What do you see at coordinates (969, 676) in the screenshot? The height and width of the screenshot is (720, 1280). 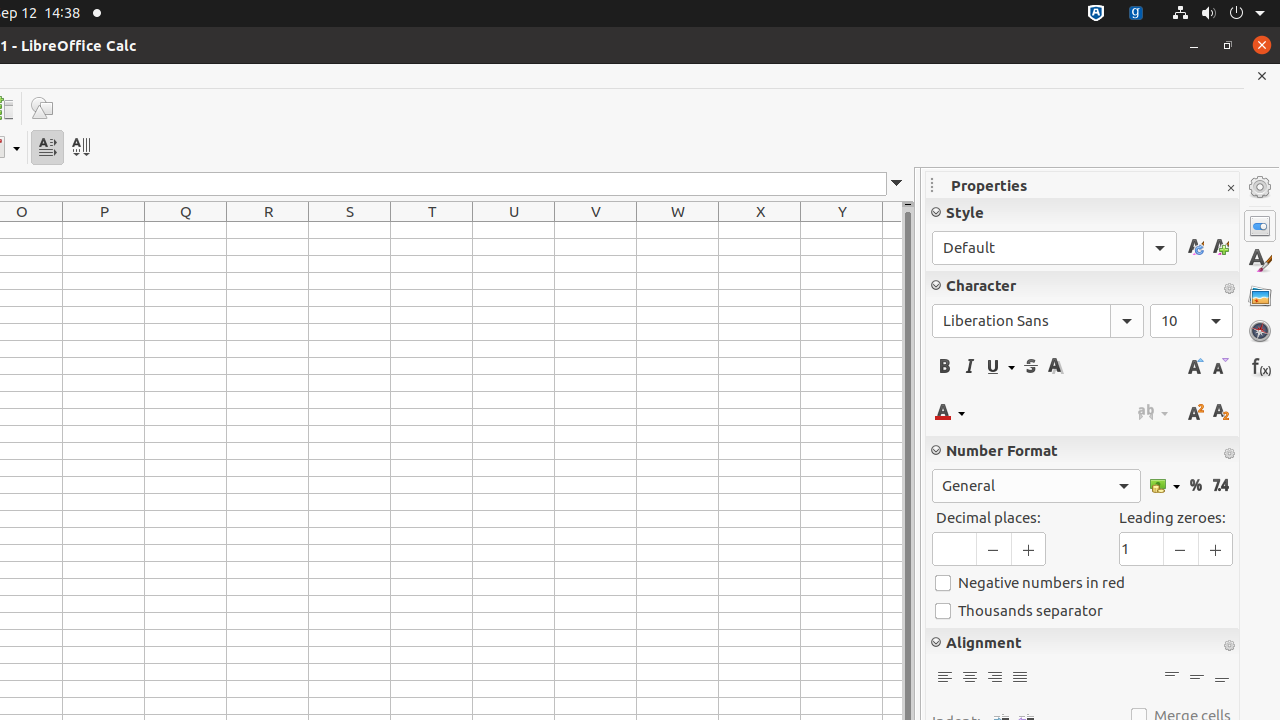 I see `'Align Center'` at bounding box center [969, 676].